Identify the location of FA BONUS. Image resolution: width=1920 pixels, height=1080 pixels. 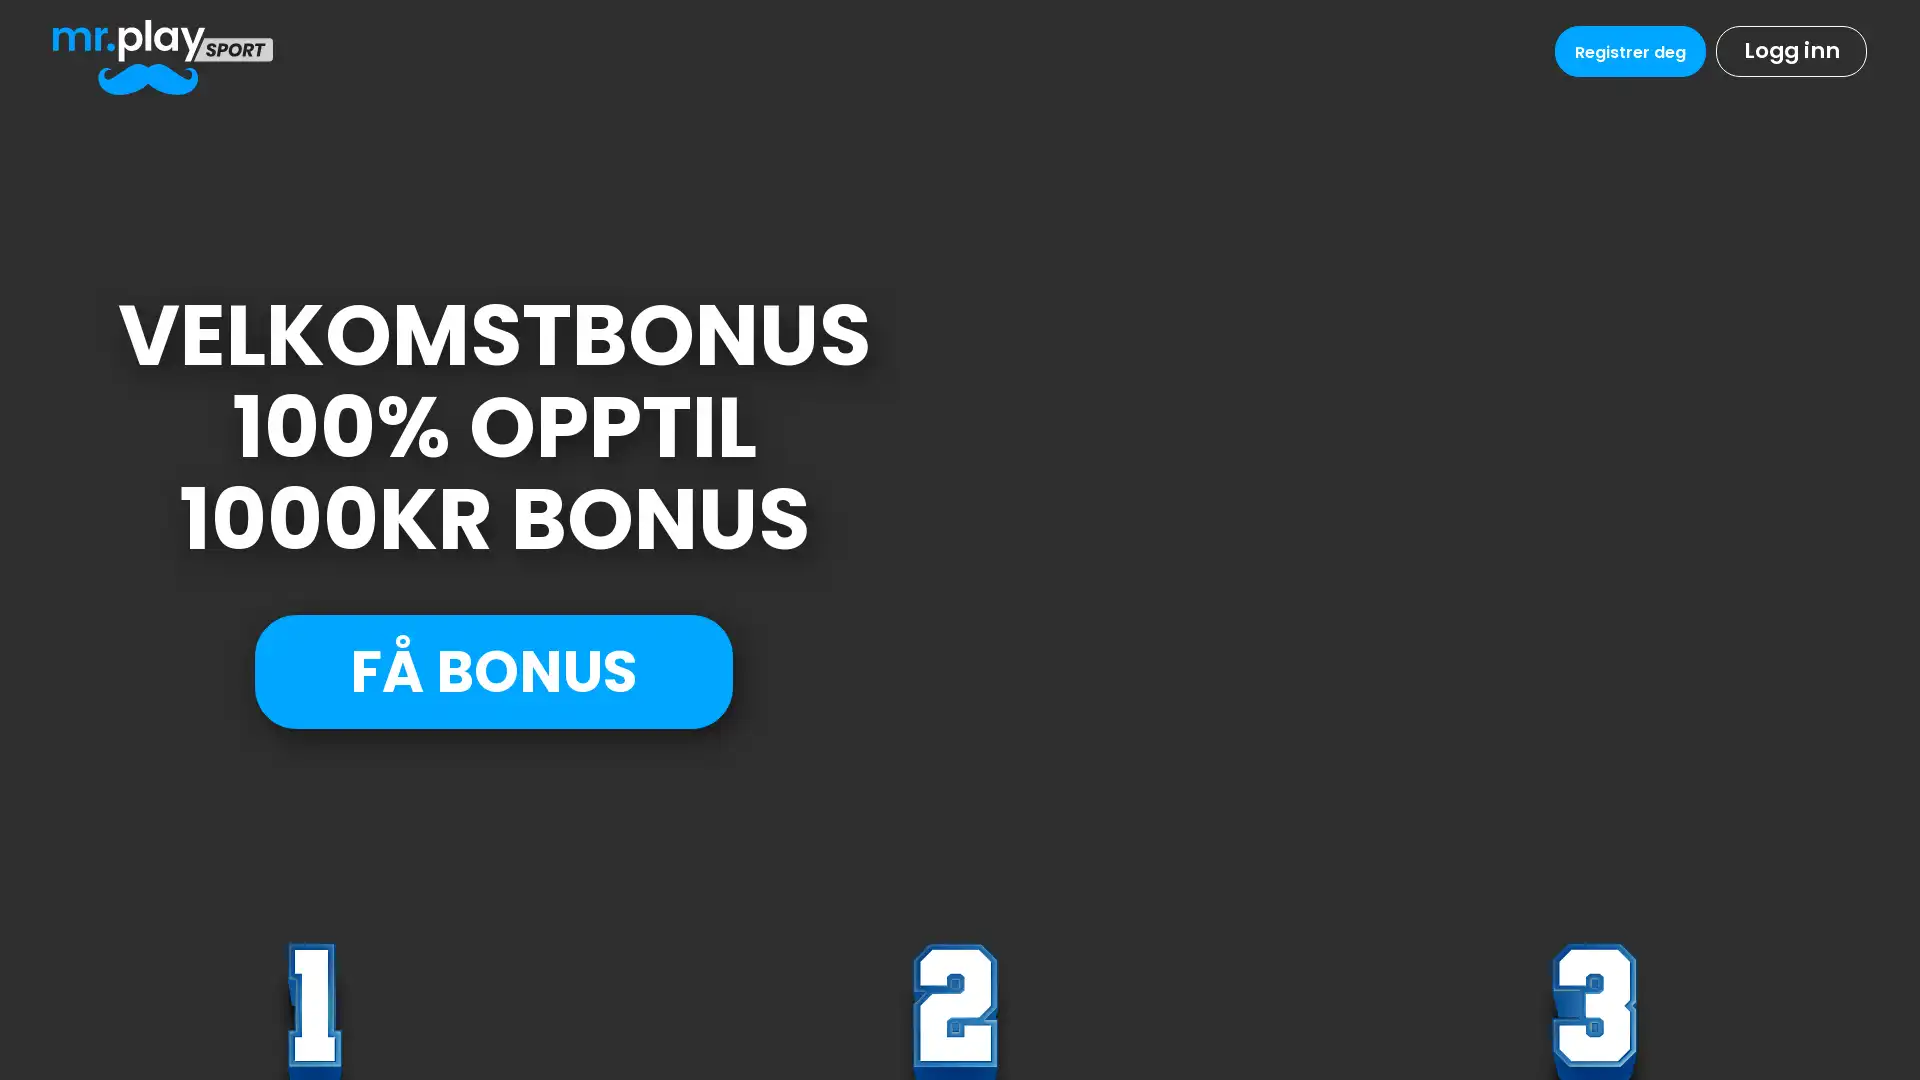
(494, 671).